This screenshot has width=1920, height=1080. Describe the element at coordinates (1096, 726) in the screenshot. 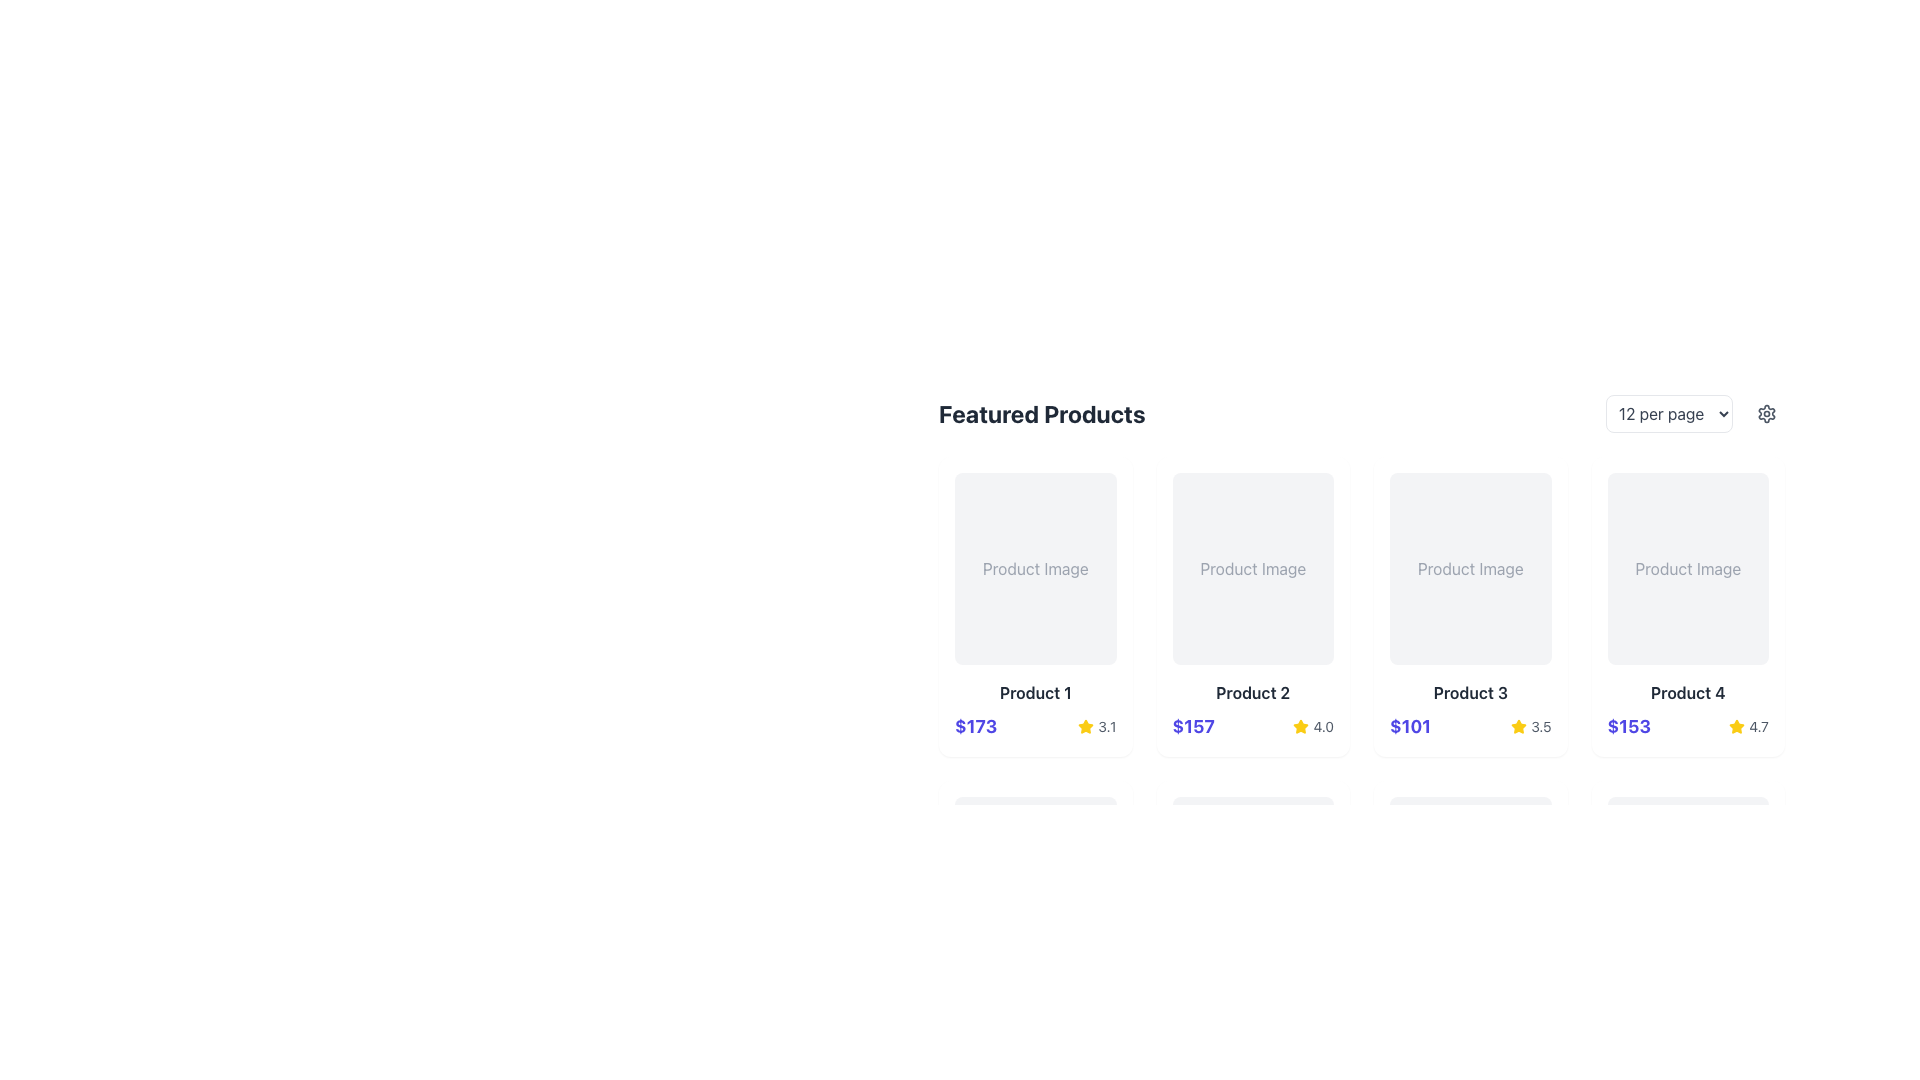

I see `the Rating display element showing '3.1' for the product in the first card, located to the right of the price tag '$173'` at that location.